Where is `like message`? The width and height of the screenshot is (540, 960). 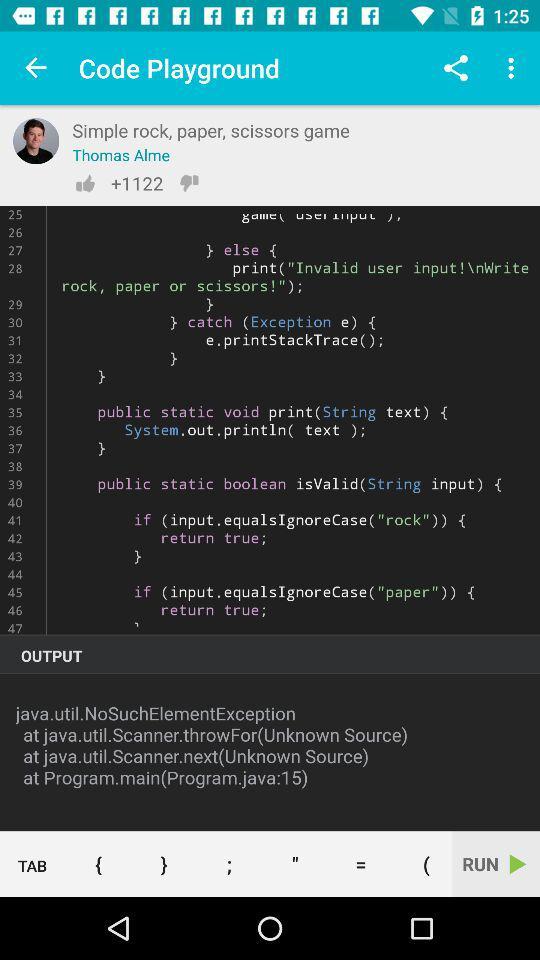
like message is located at coordinates (84, 183).